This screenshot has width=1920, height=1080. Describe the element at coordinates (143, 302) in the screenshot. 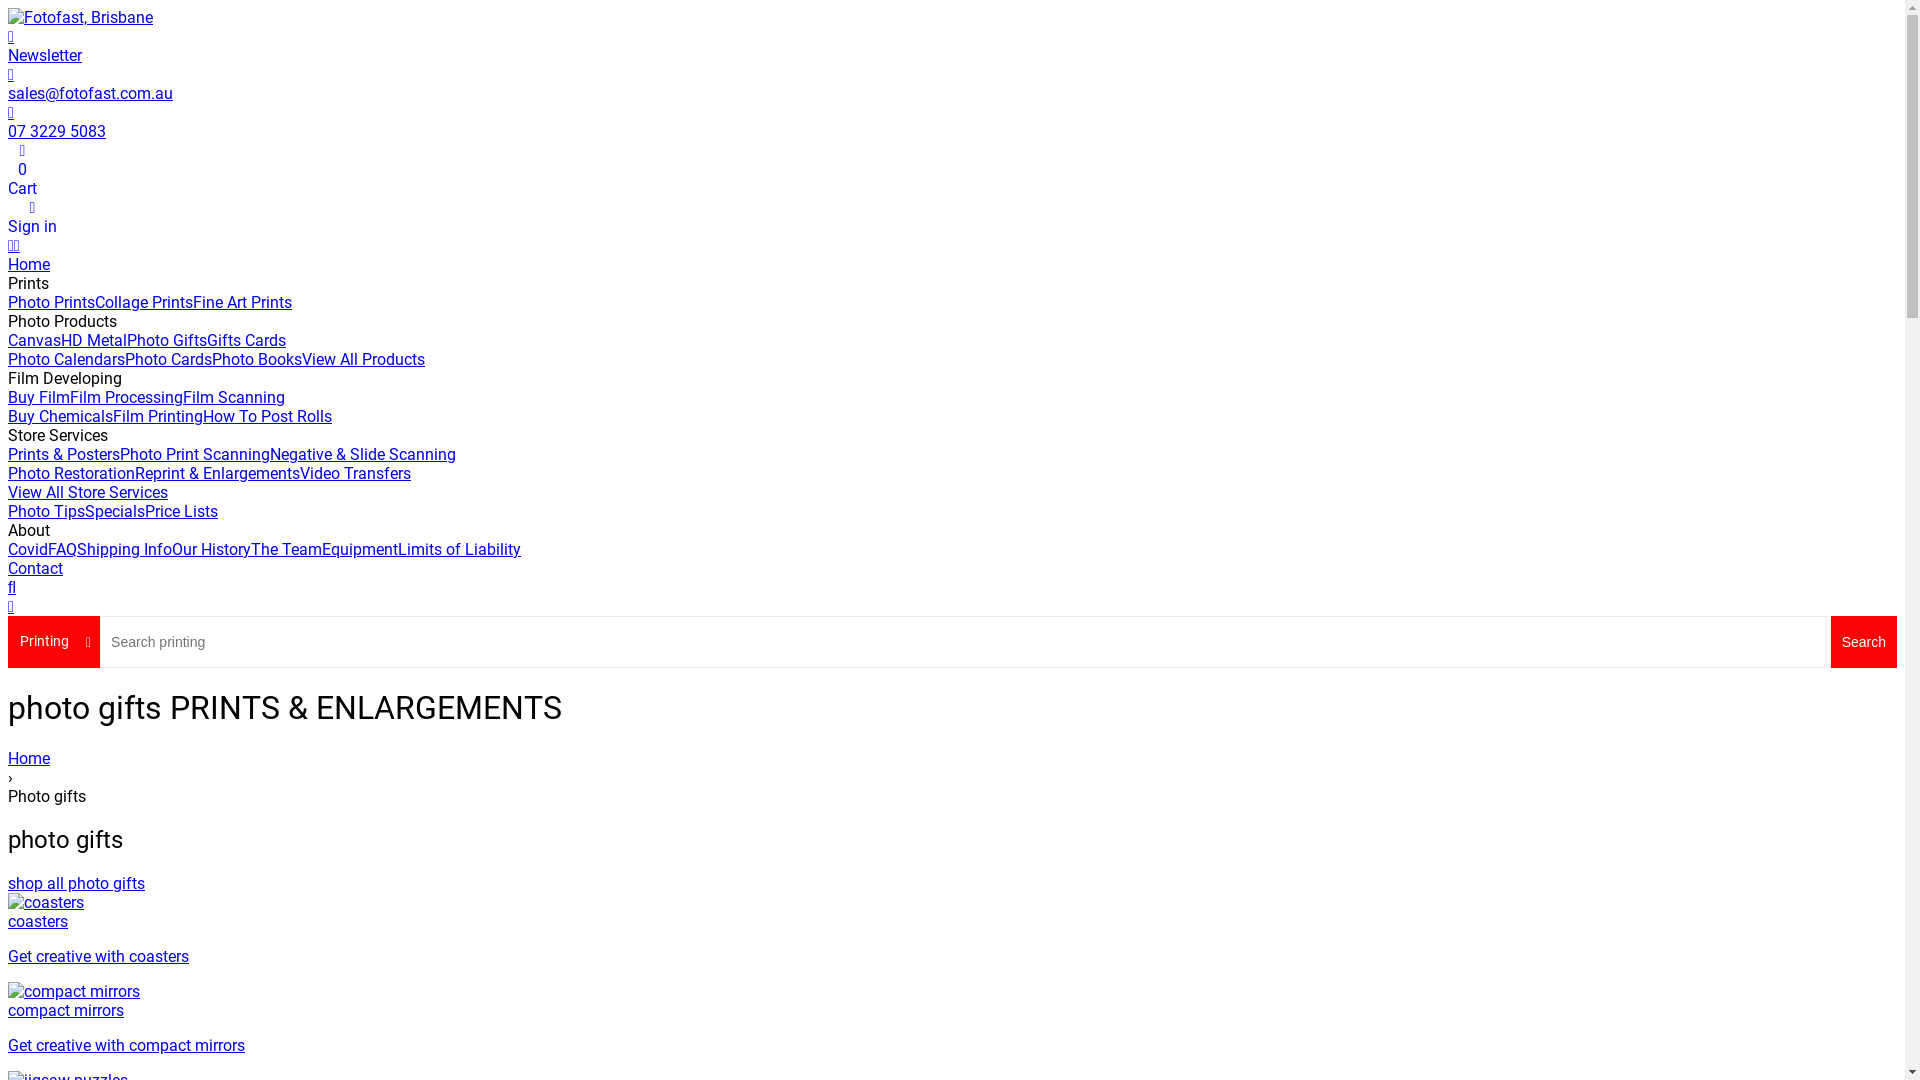

I see `'Collage Prints'` at that location.